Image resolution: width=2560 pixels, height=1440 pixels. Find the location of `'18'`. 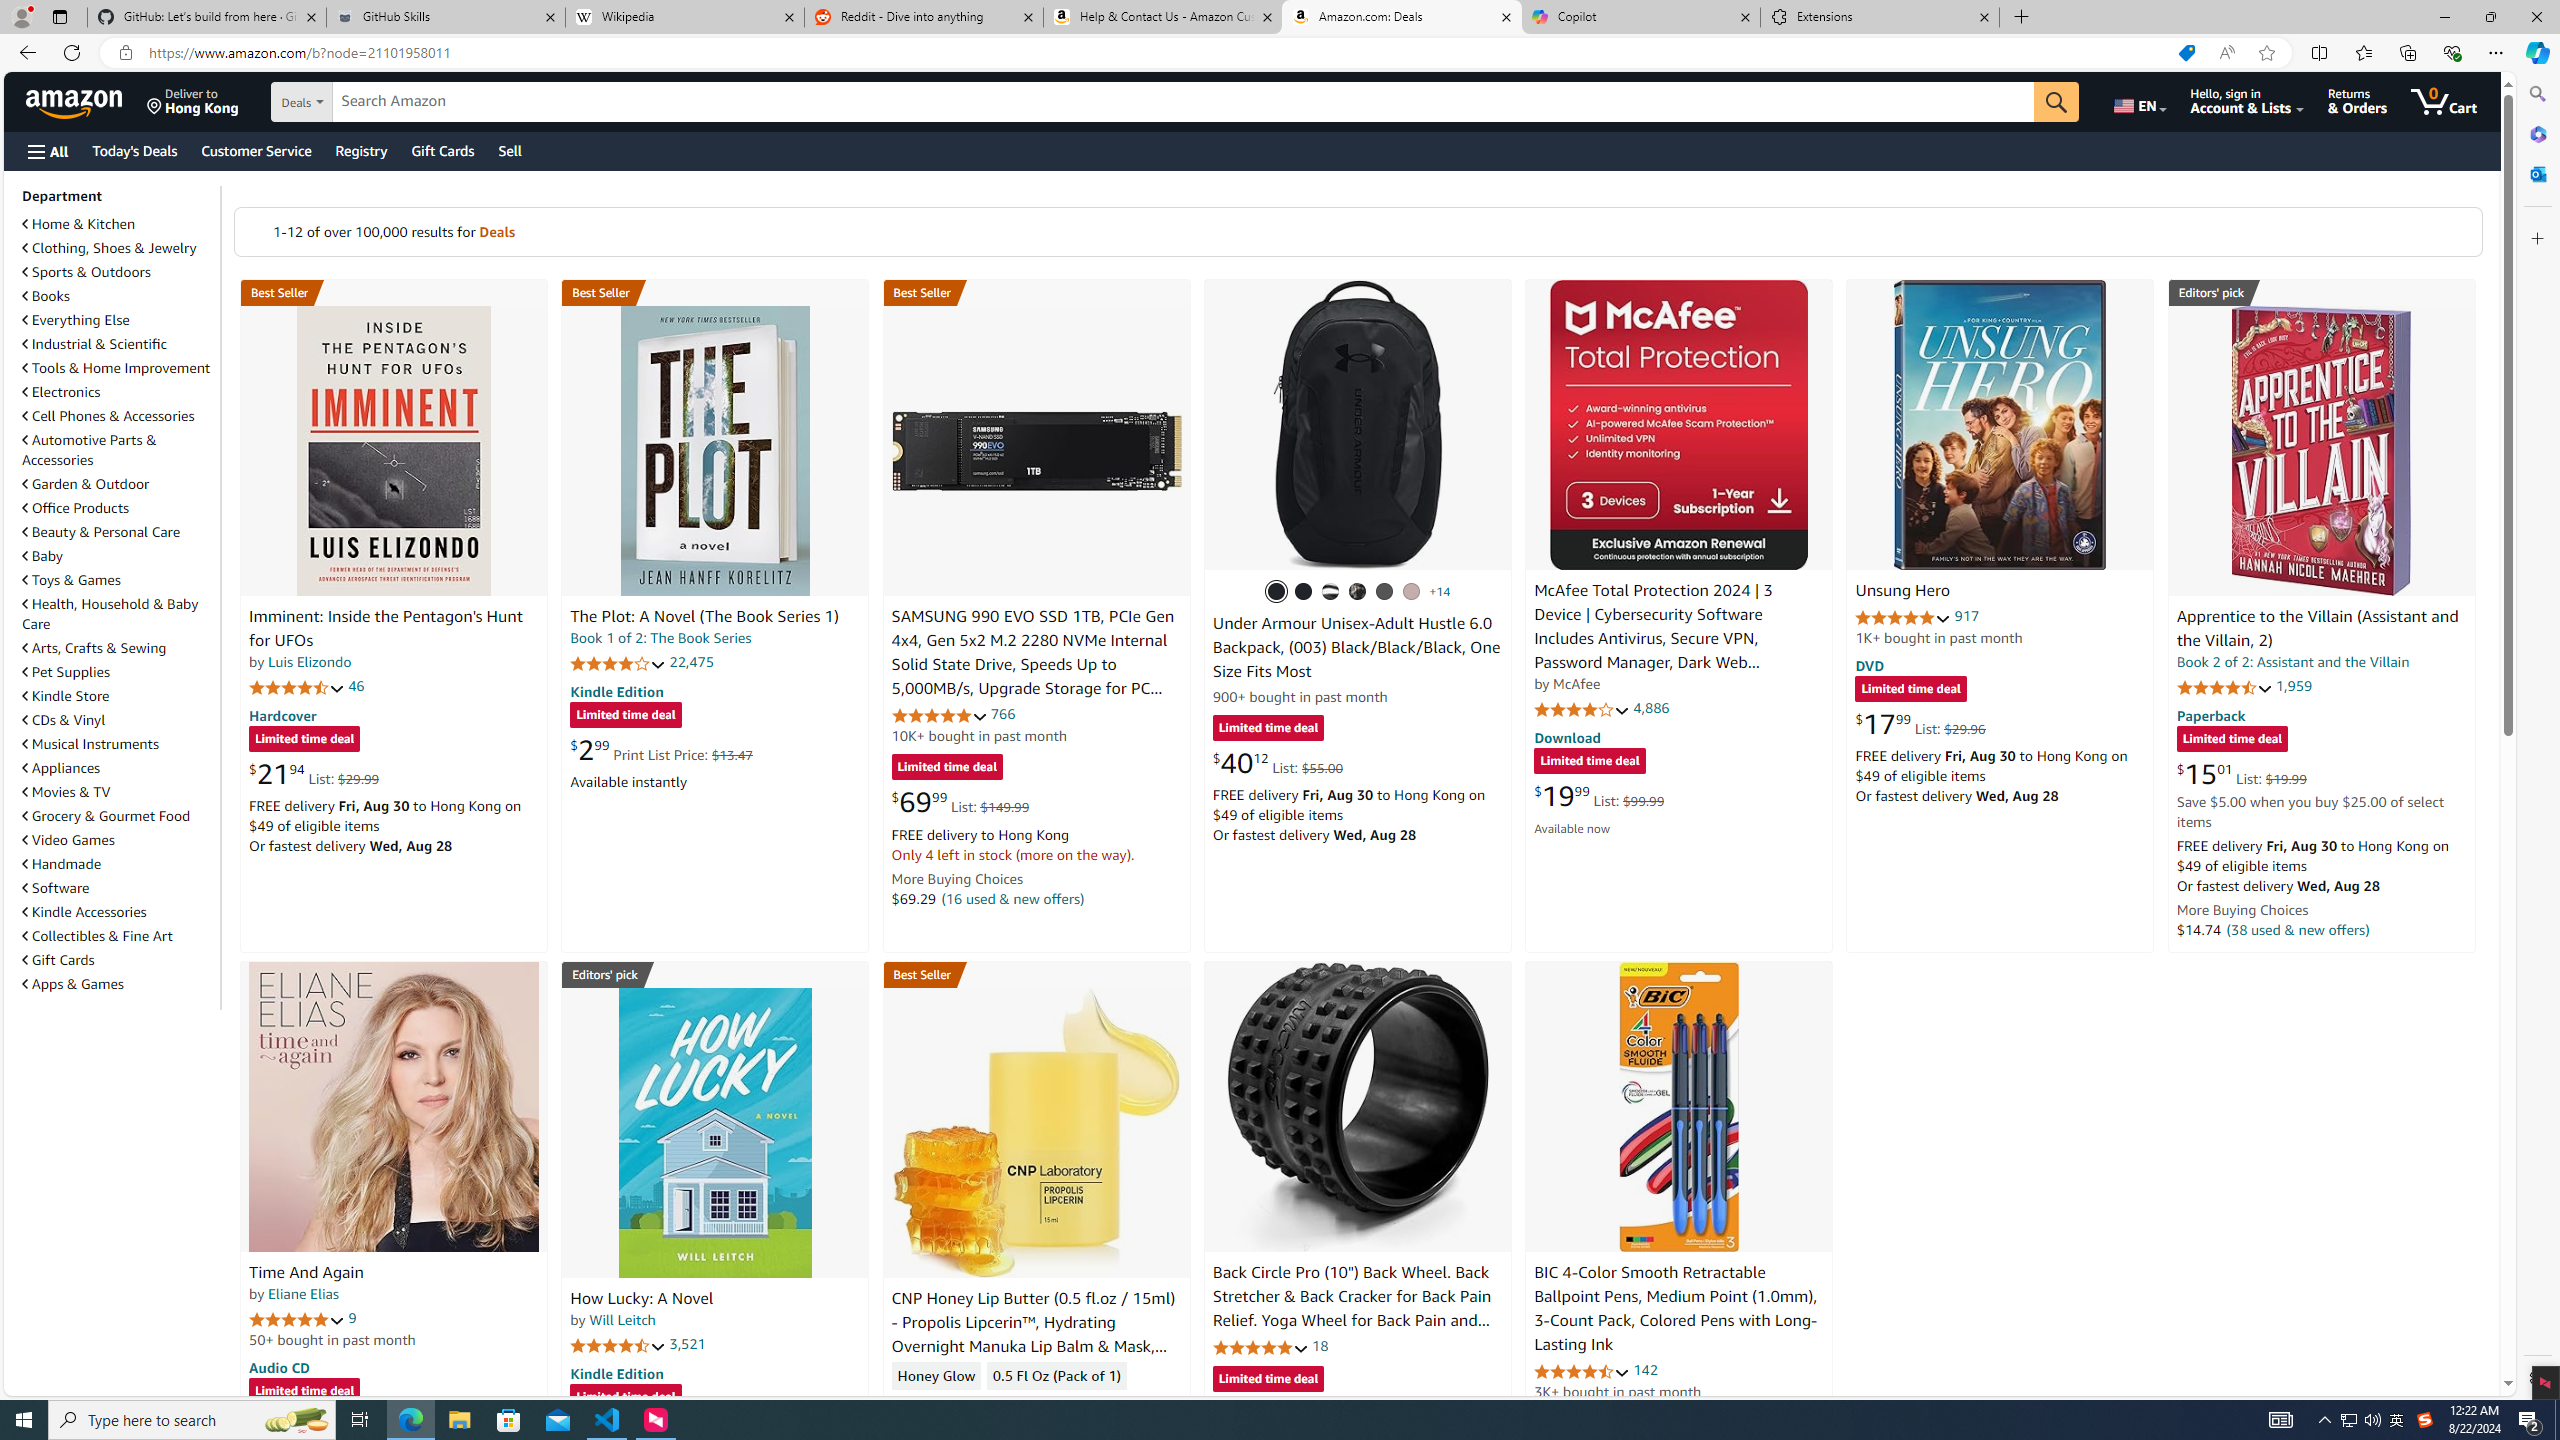

'18' is located at coordinates (1318, 1344).